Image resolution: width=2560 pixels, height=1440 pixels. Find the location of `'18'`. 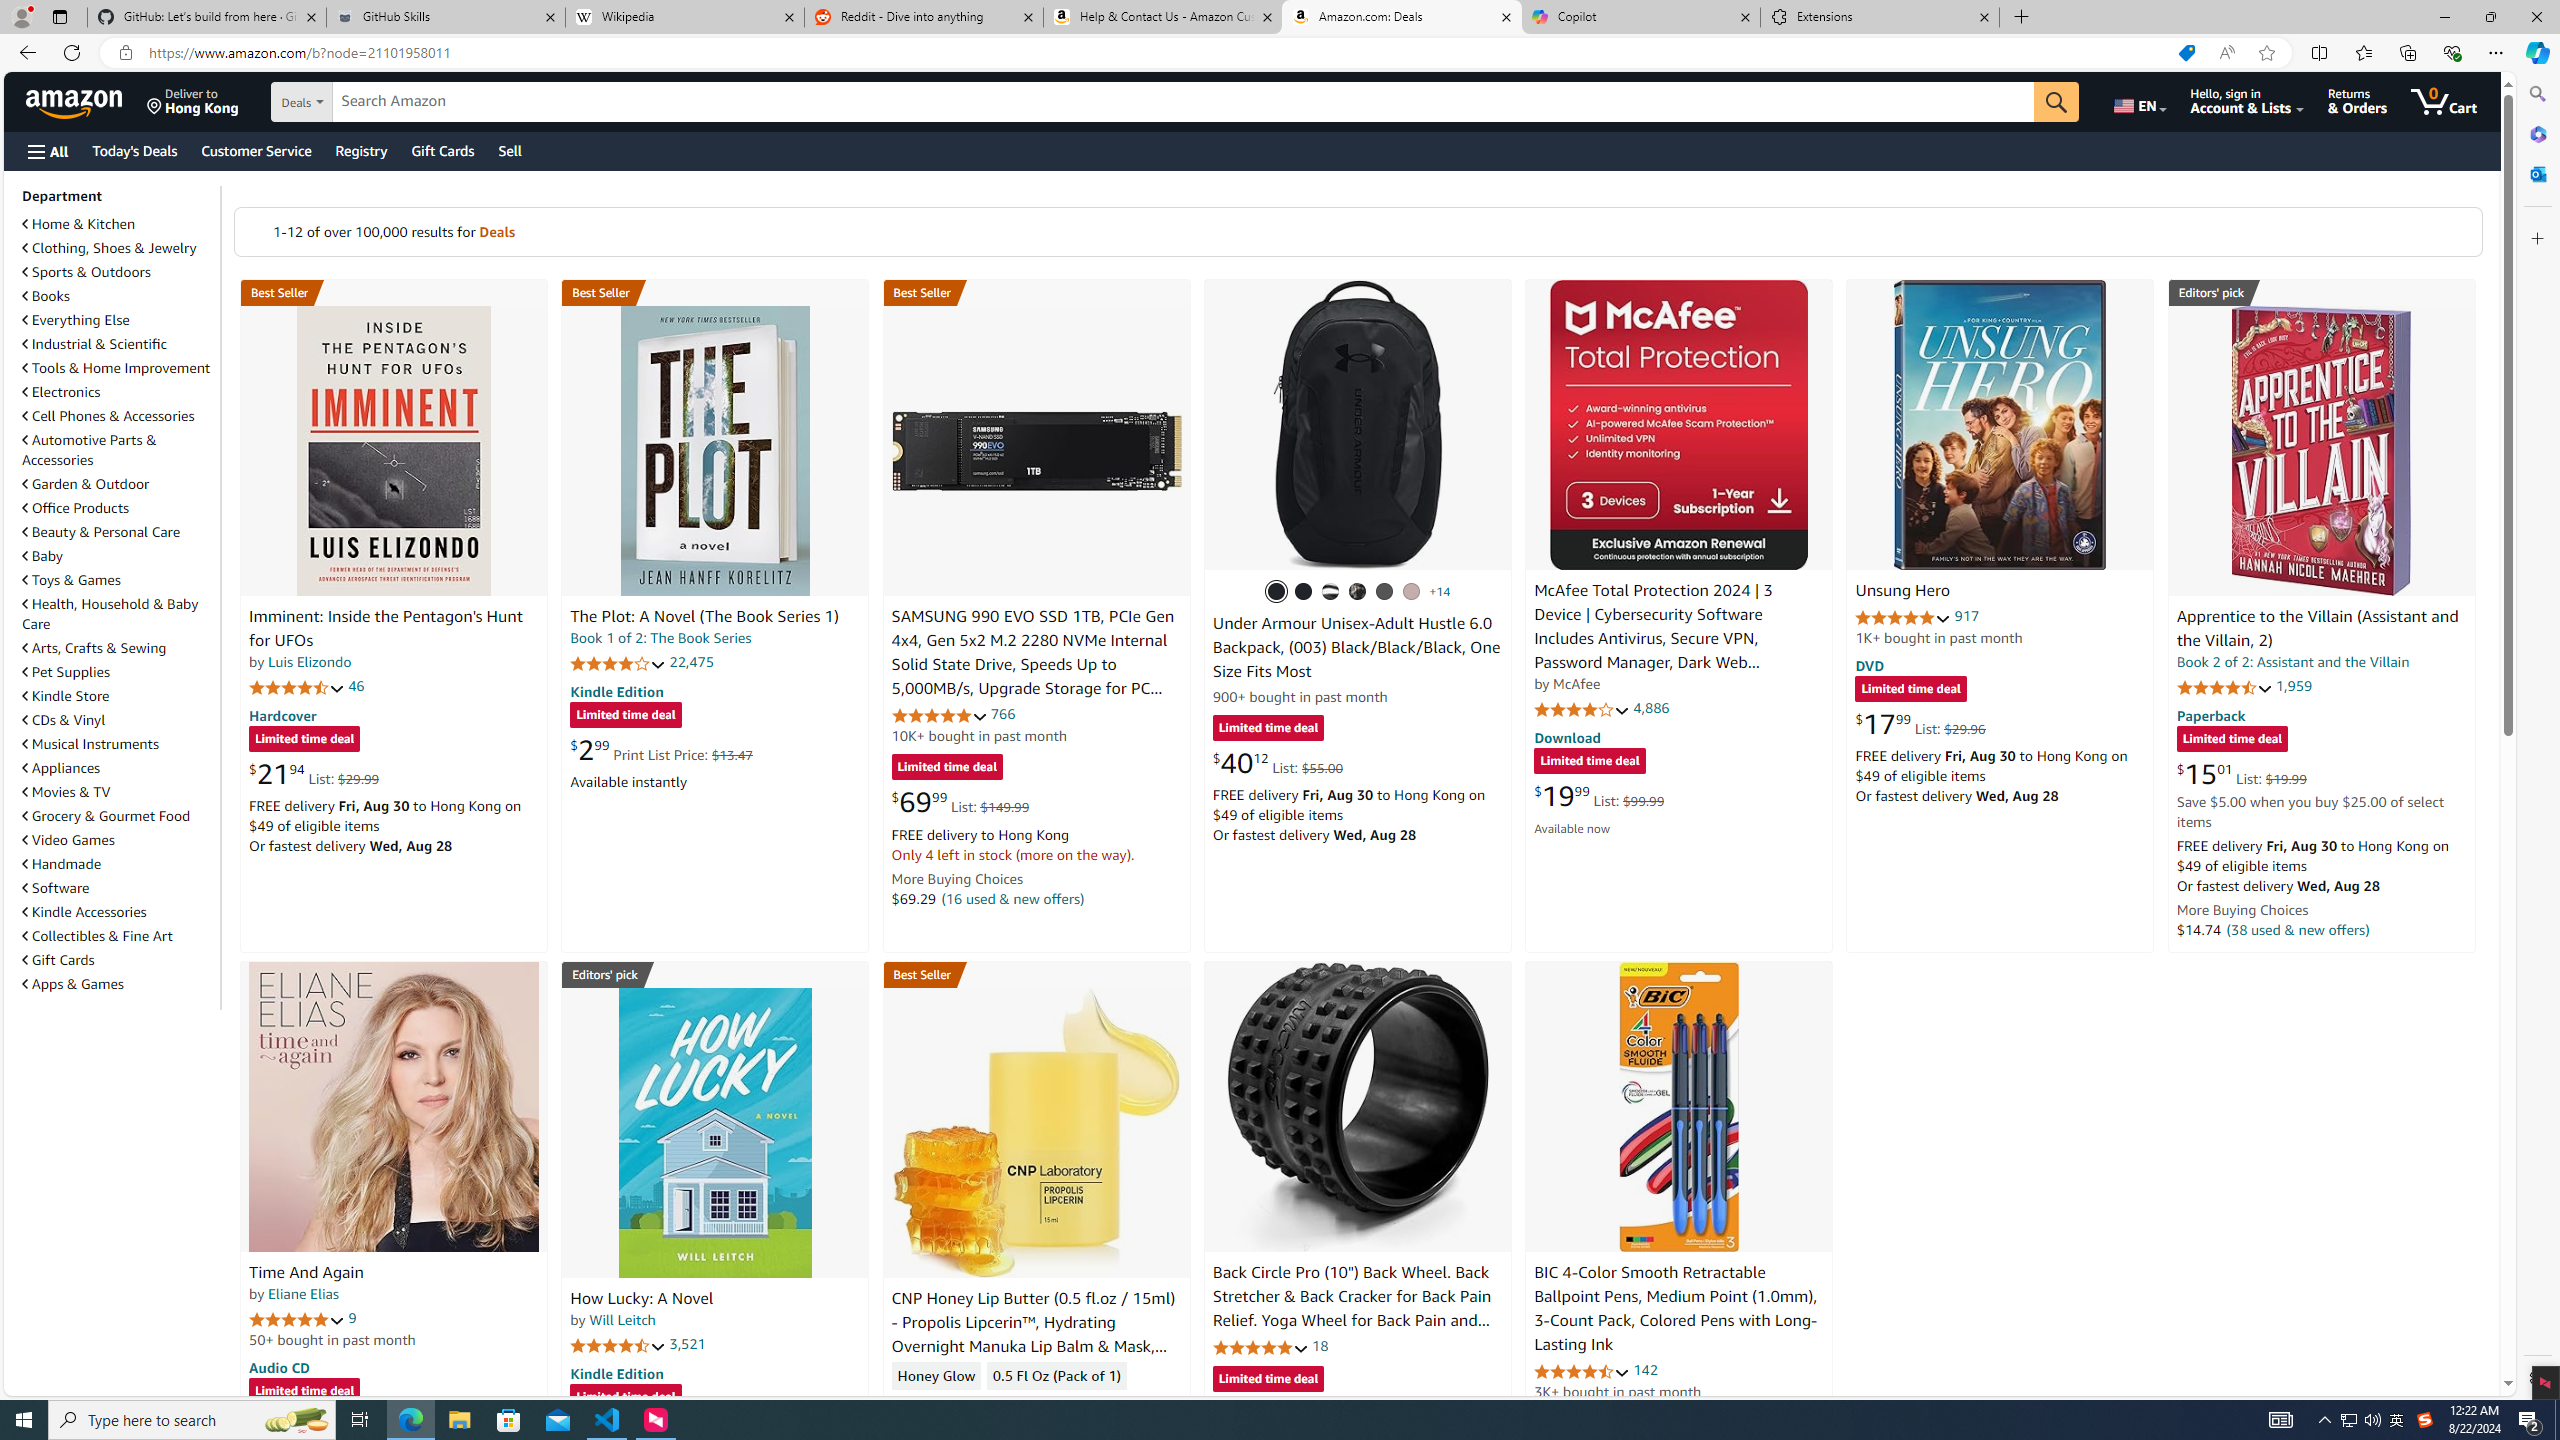

'18' is located at coordinates (1318, 1344).